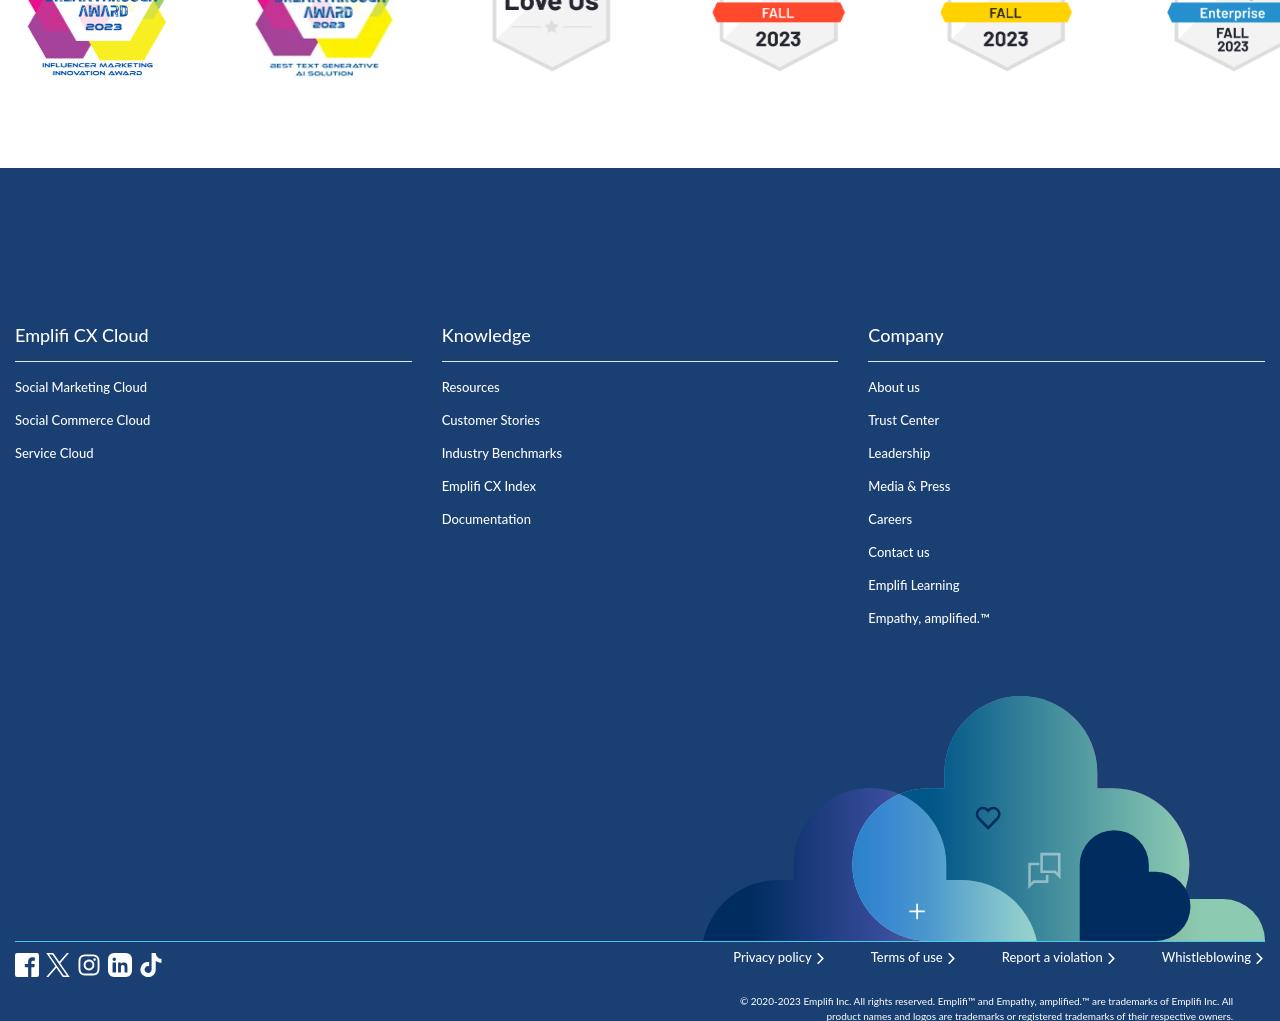 The image size is (1280, 1021). Describe the element at coordinates (867, 584) in the screenshot. I see `'Emplifi Learning'` at that location.